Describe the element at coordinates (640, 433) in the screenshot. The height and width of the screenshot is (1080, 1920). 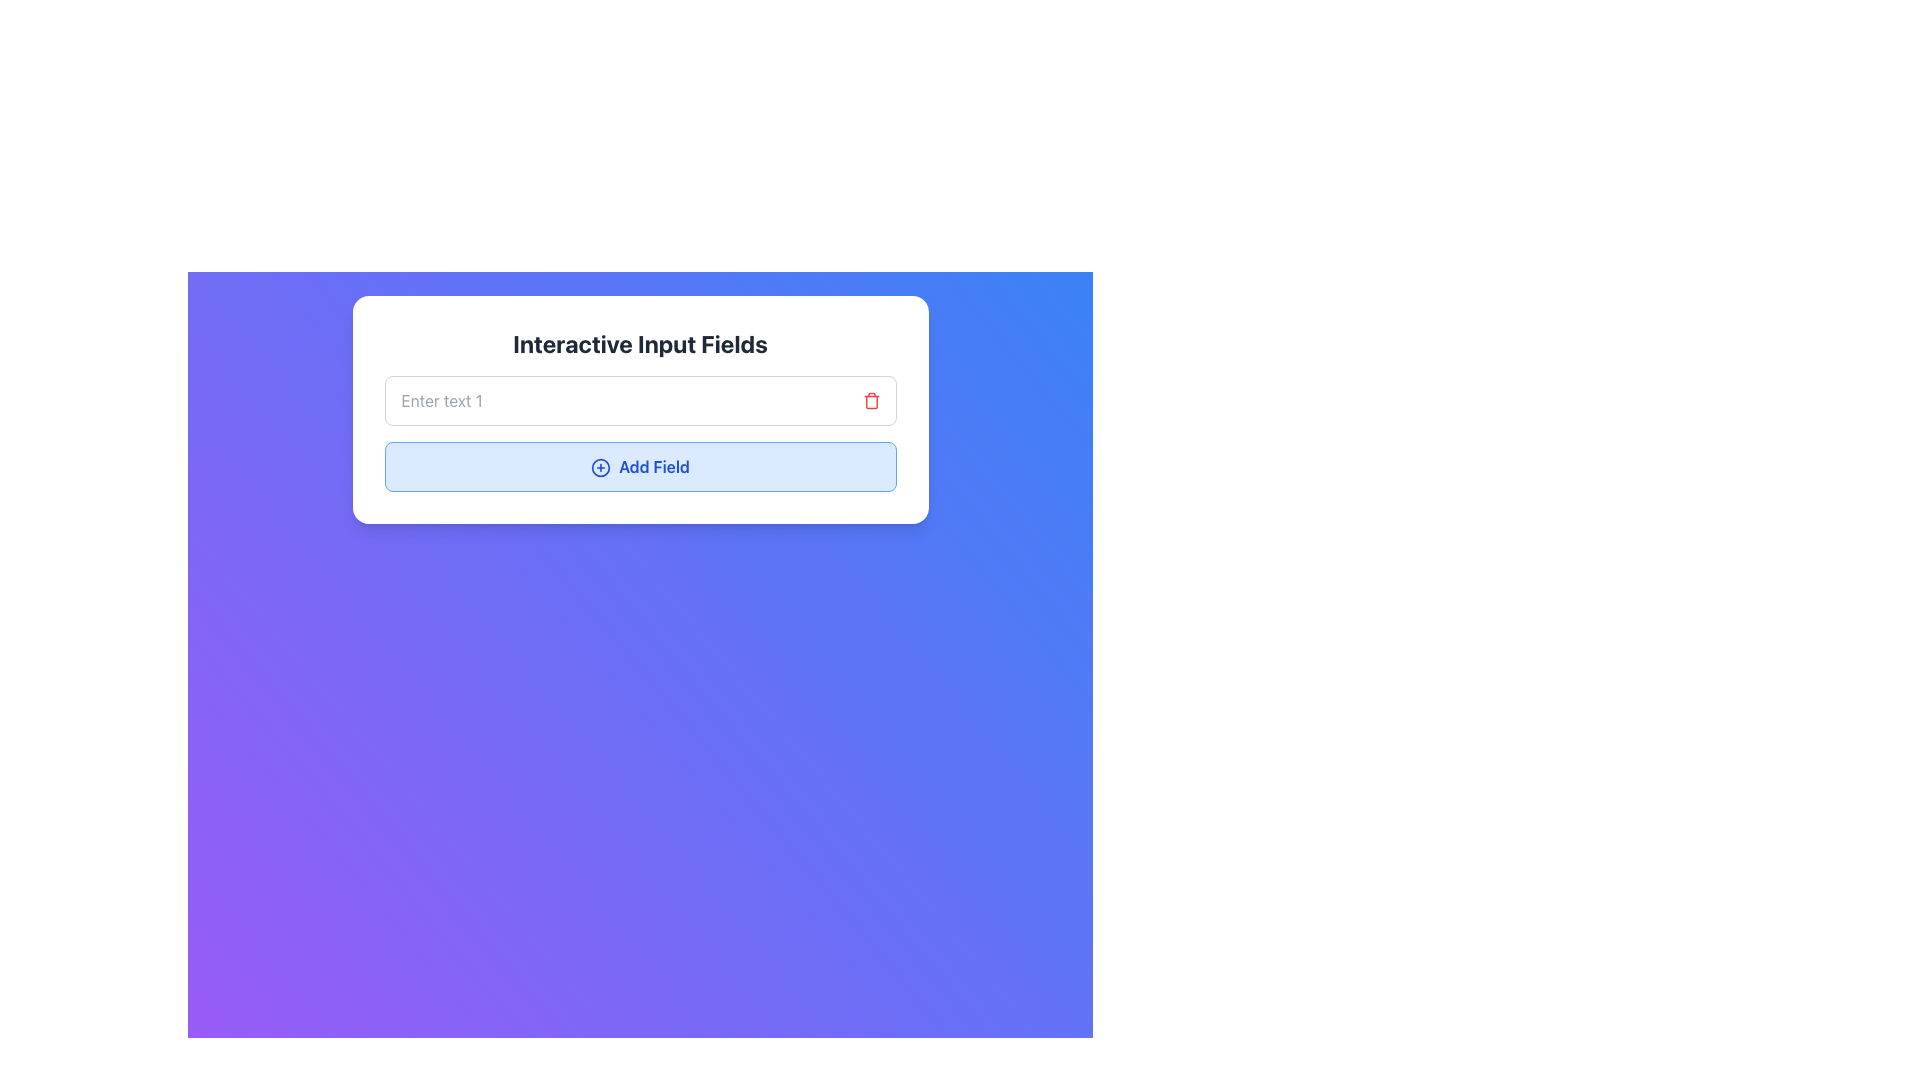
I see `the 'Add Field' button, which has a blue background, rounded corners, and bold text` at that location.